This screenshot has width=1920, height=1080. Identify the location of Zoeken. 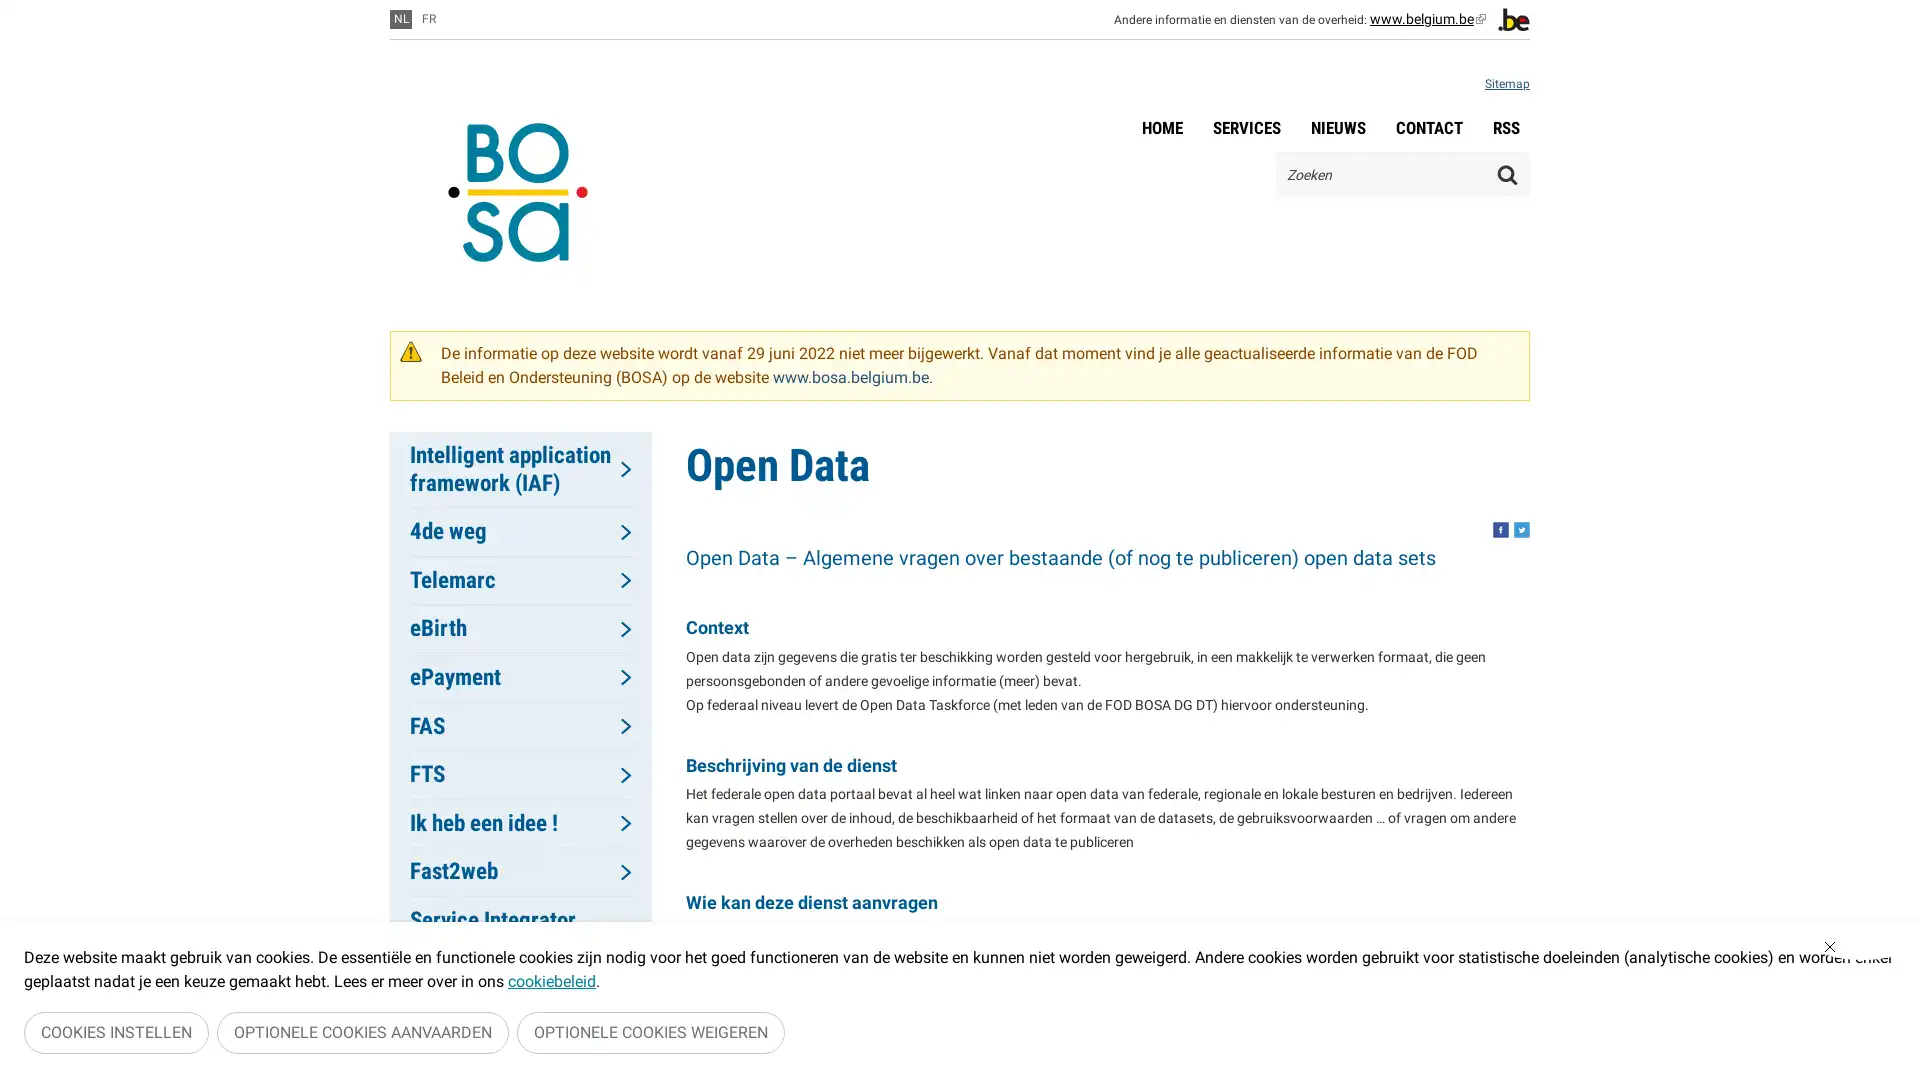
(1507, 173).